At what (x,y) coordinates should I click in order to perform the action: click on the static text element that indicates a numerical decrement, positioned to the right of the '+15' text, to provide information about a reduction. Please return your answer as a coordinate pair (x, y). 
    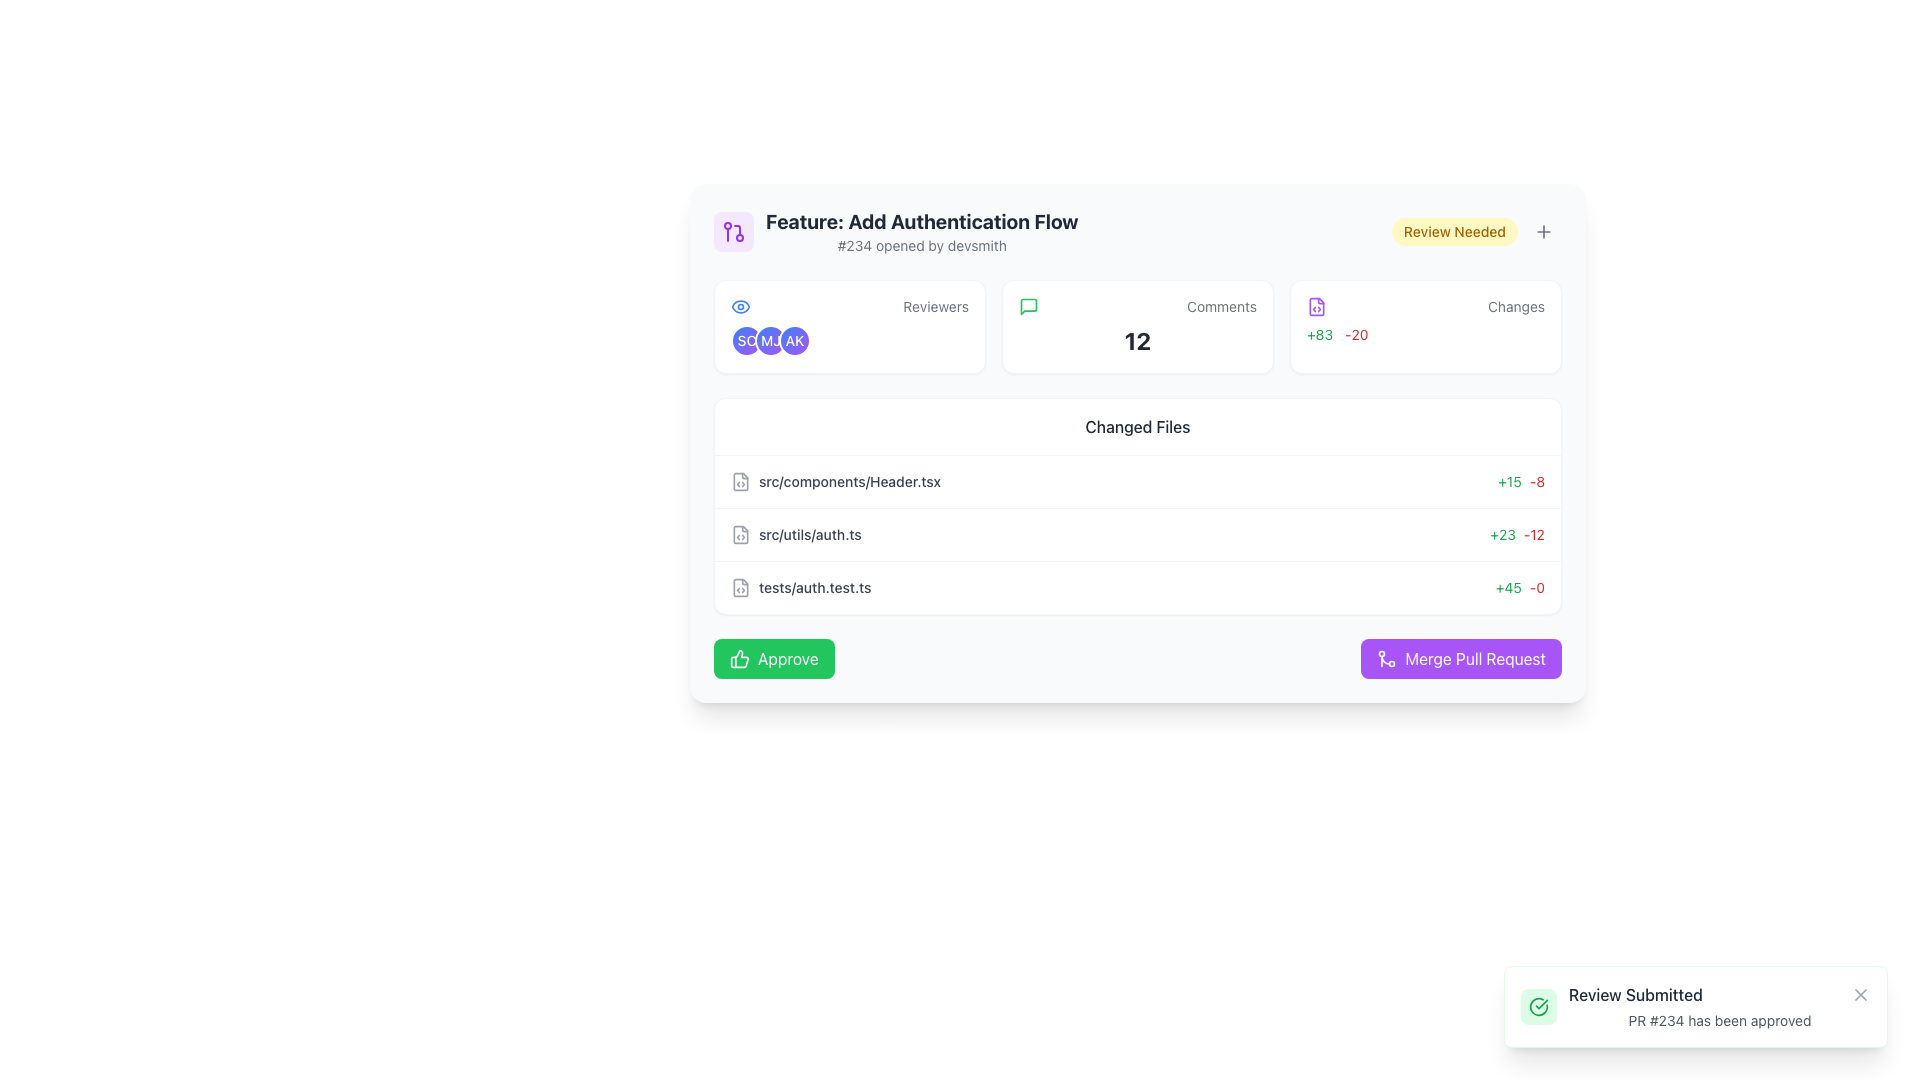
    Looking at the image, I should click on (1536, 482).